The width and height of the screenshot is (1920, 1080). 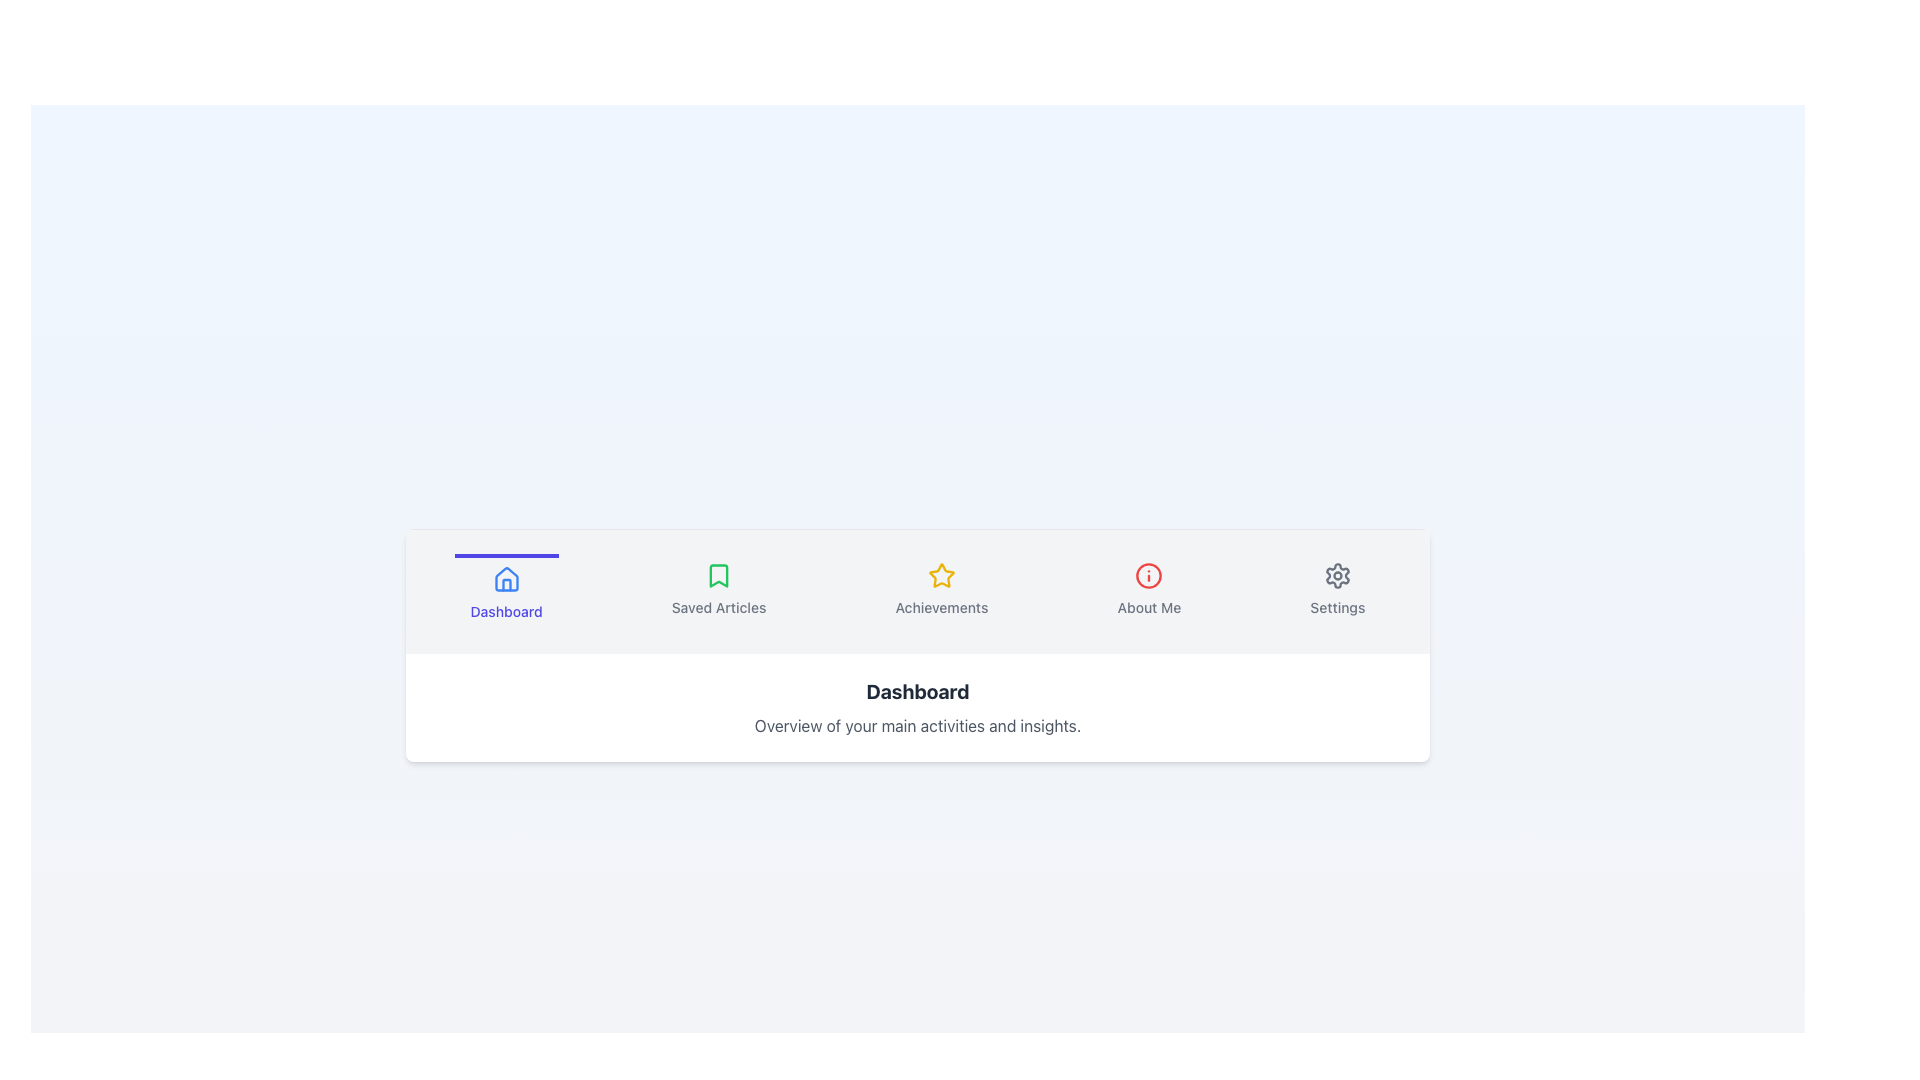 I want to click on text label that contains the description 'Overview of your main activities and insights.' which is displayed in a smaller, gray, and centered font below the 'Dashboard' text, so click(x=916, y=725).